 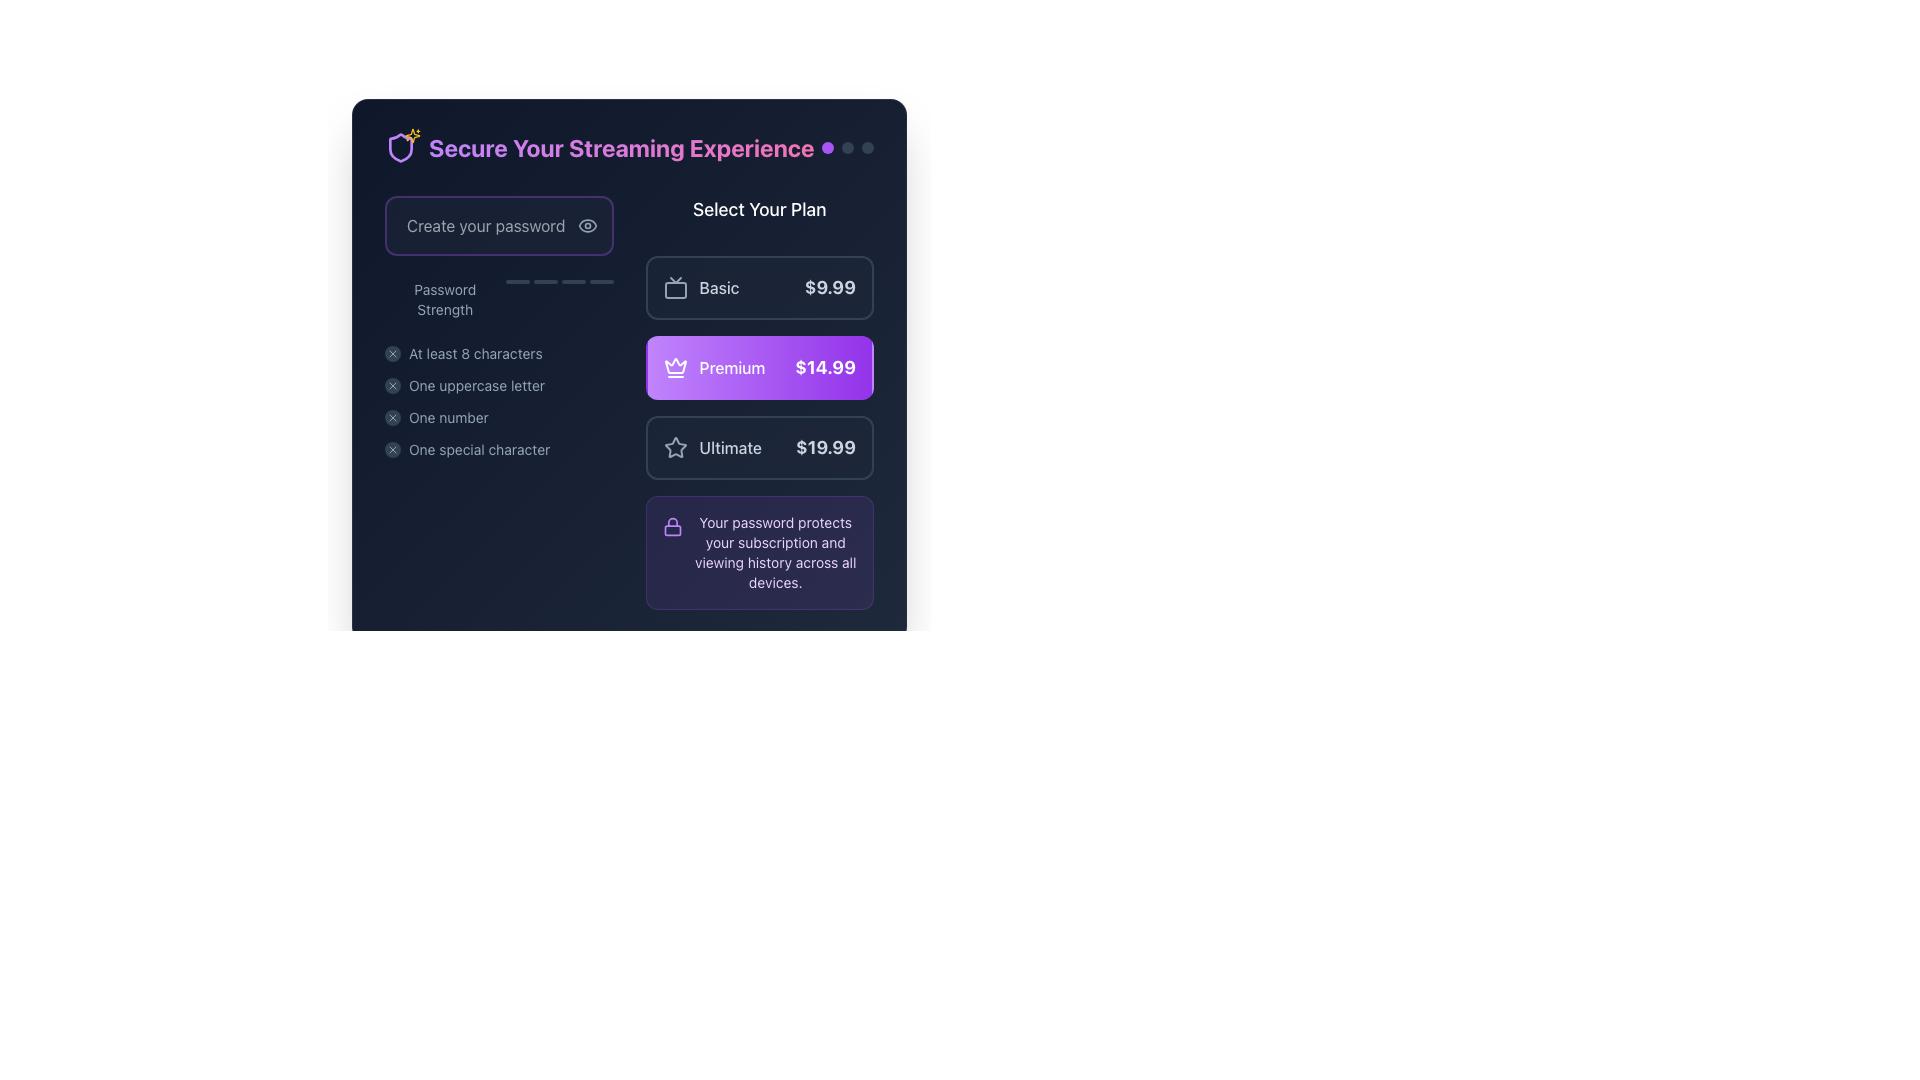 I want to click on the third list item that indicates the requirement for the password to contain at least one numeric character, positioned under 'At least 8 characters' and 'One uppercase letter.', so click(x=499, y=402).